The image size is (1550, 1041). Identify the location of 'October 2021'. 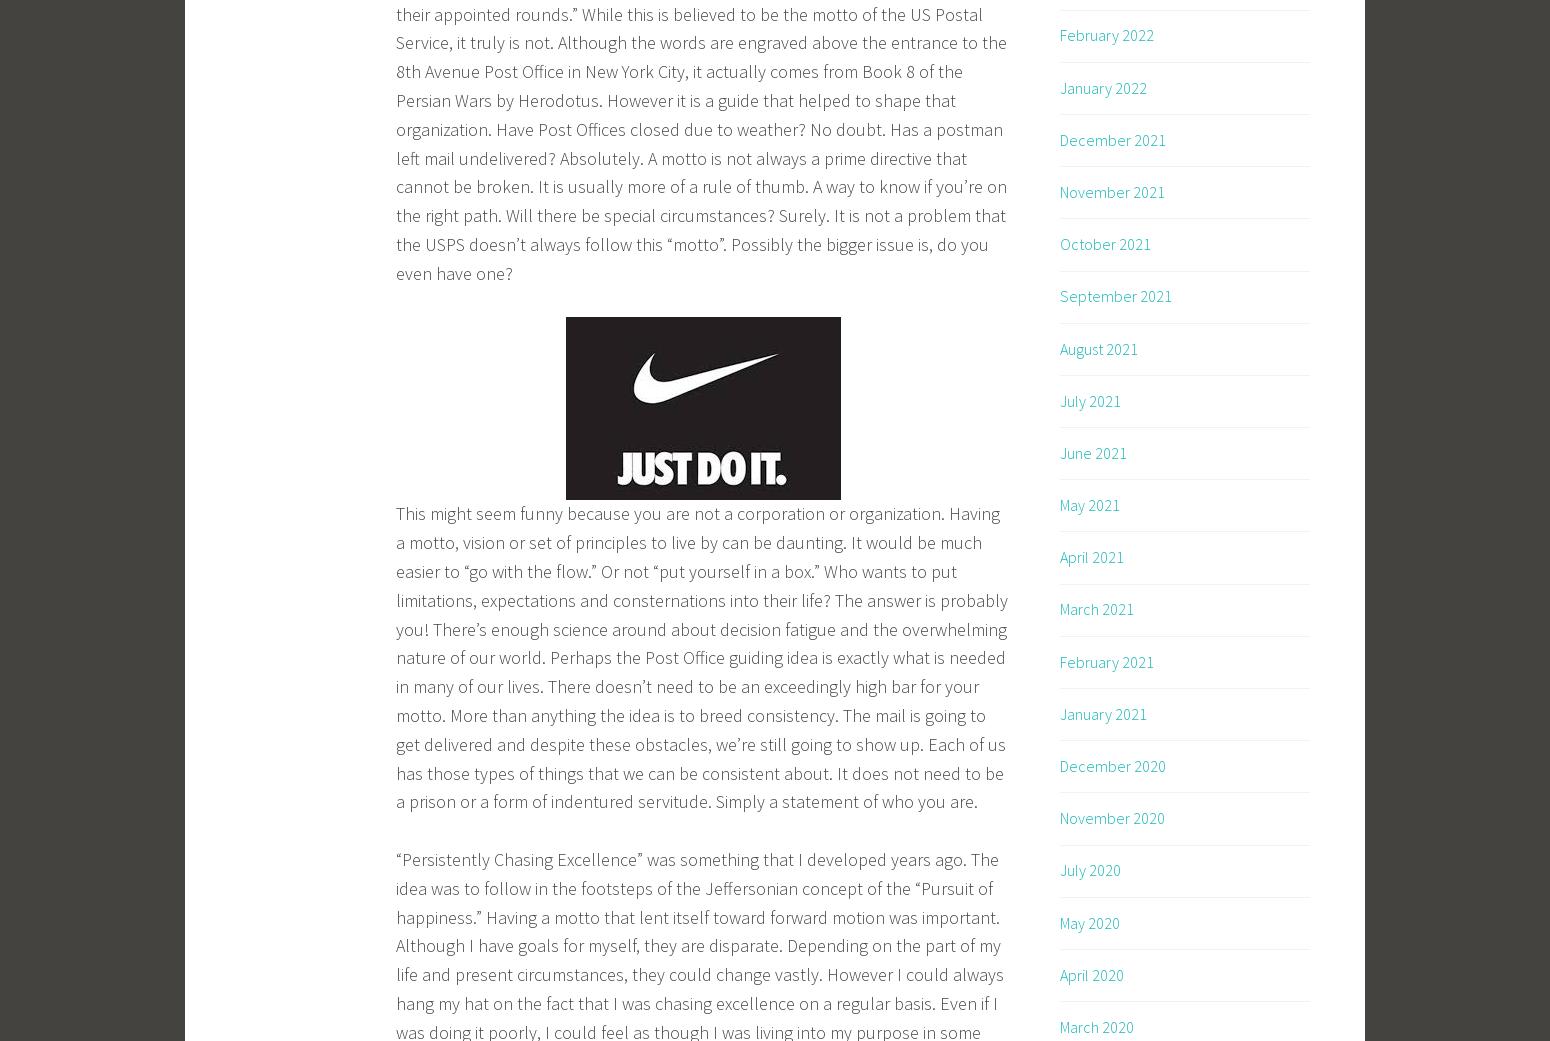
(1104, 243).